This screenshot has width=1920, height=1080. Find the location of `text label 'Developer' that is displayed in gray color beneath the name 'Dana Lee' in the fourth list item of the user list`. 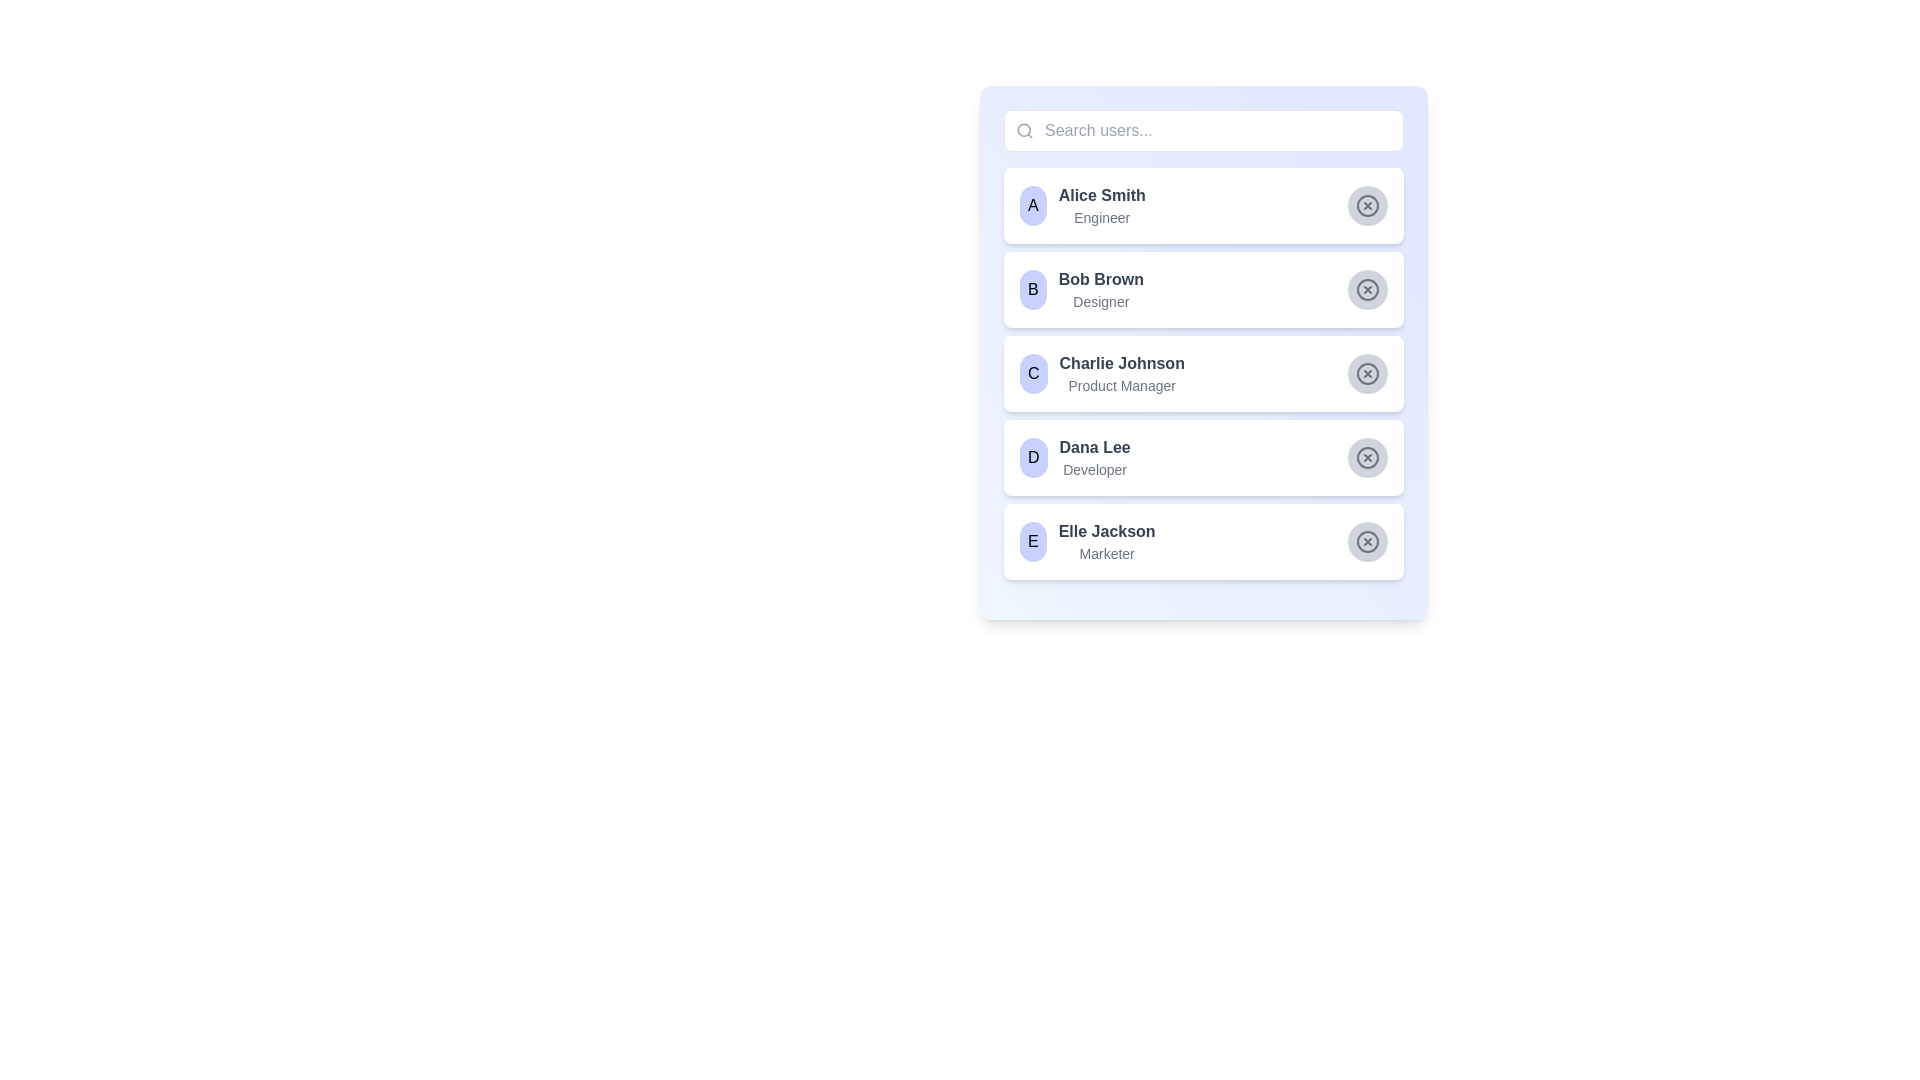

text label 'Developer' that is displayed in gray color beneath the name 'Dana Lee' in the fourth list item of the user list is located at coordinates (1094, 470).